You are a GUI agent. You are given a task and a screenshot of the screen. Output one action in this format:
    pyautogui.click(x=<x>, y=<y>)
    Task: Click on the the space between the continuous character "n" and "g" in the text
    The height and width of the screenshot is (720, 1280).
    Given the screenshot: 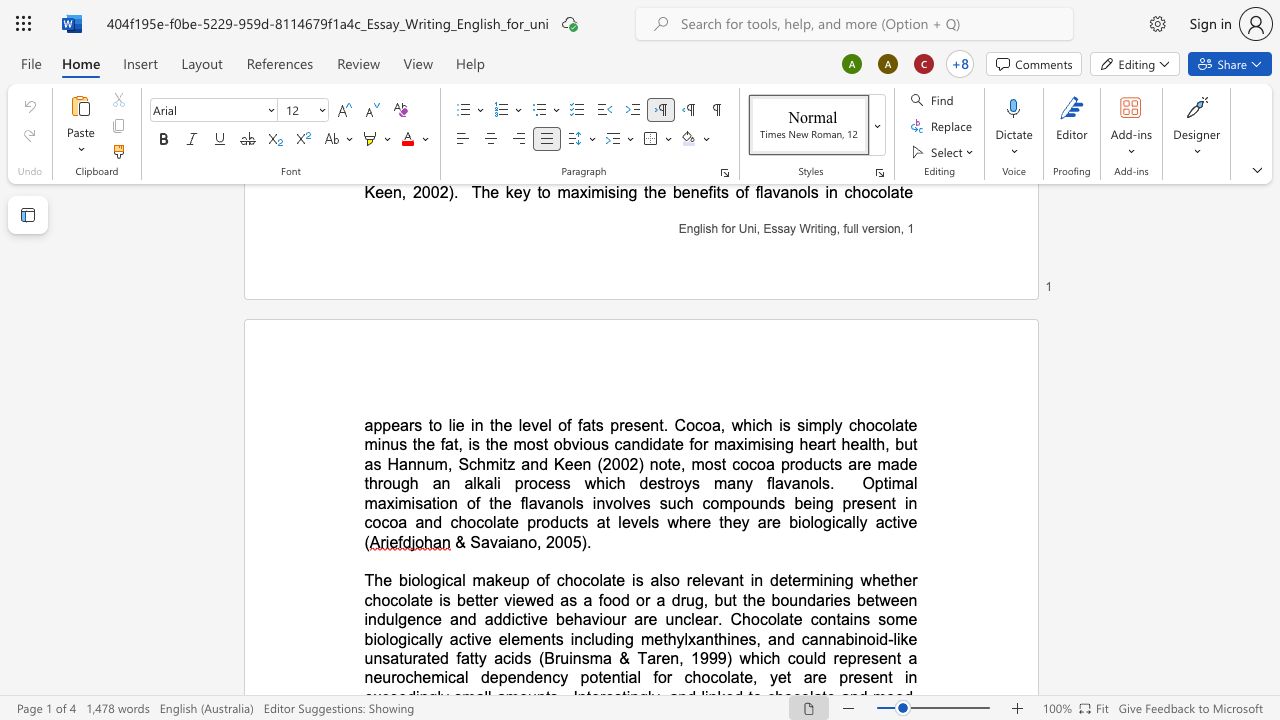 What is the action you would take?
    pyautogui.click(x=627, y=192)
    